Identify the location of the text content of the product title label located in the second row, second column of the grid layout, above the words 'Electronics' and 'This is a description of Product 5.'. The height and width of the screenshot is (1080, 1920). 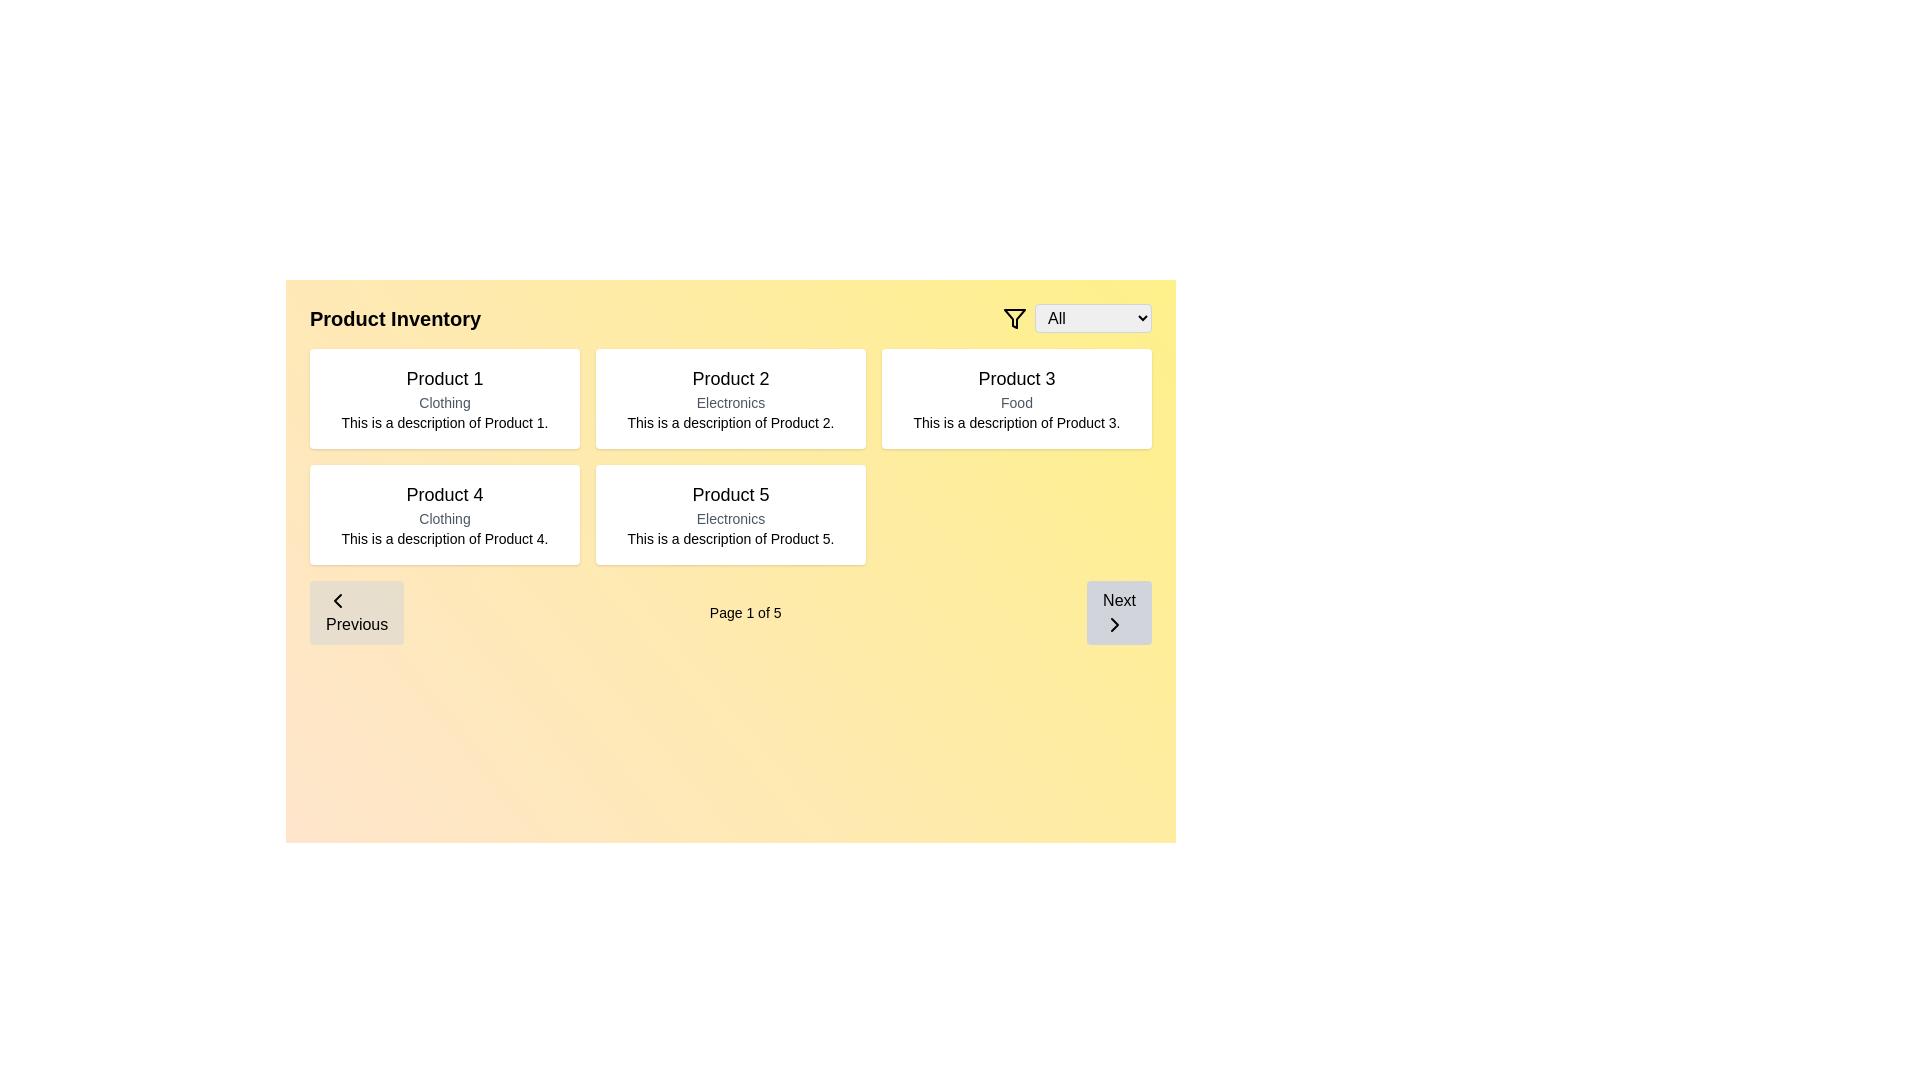
(729, 494).